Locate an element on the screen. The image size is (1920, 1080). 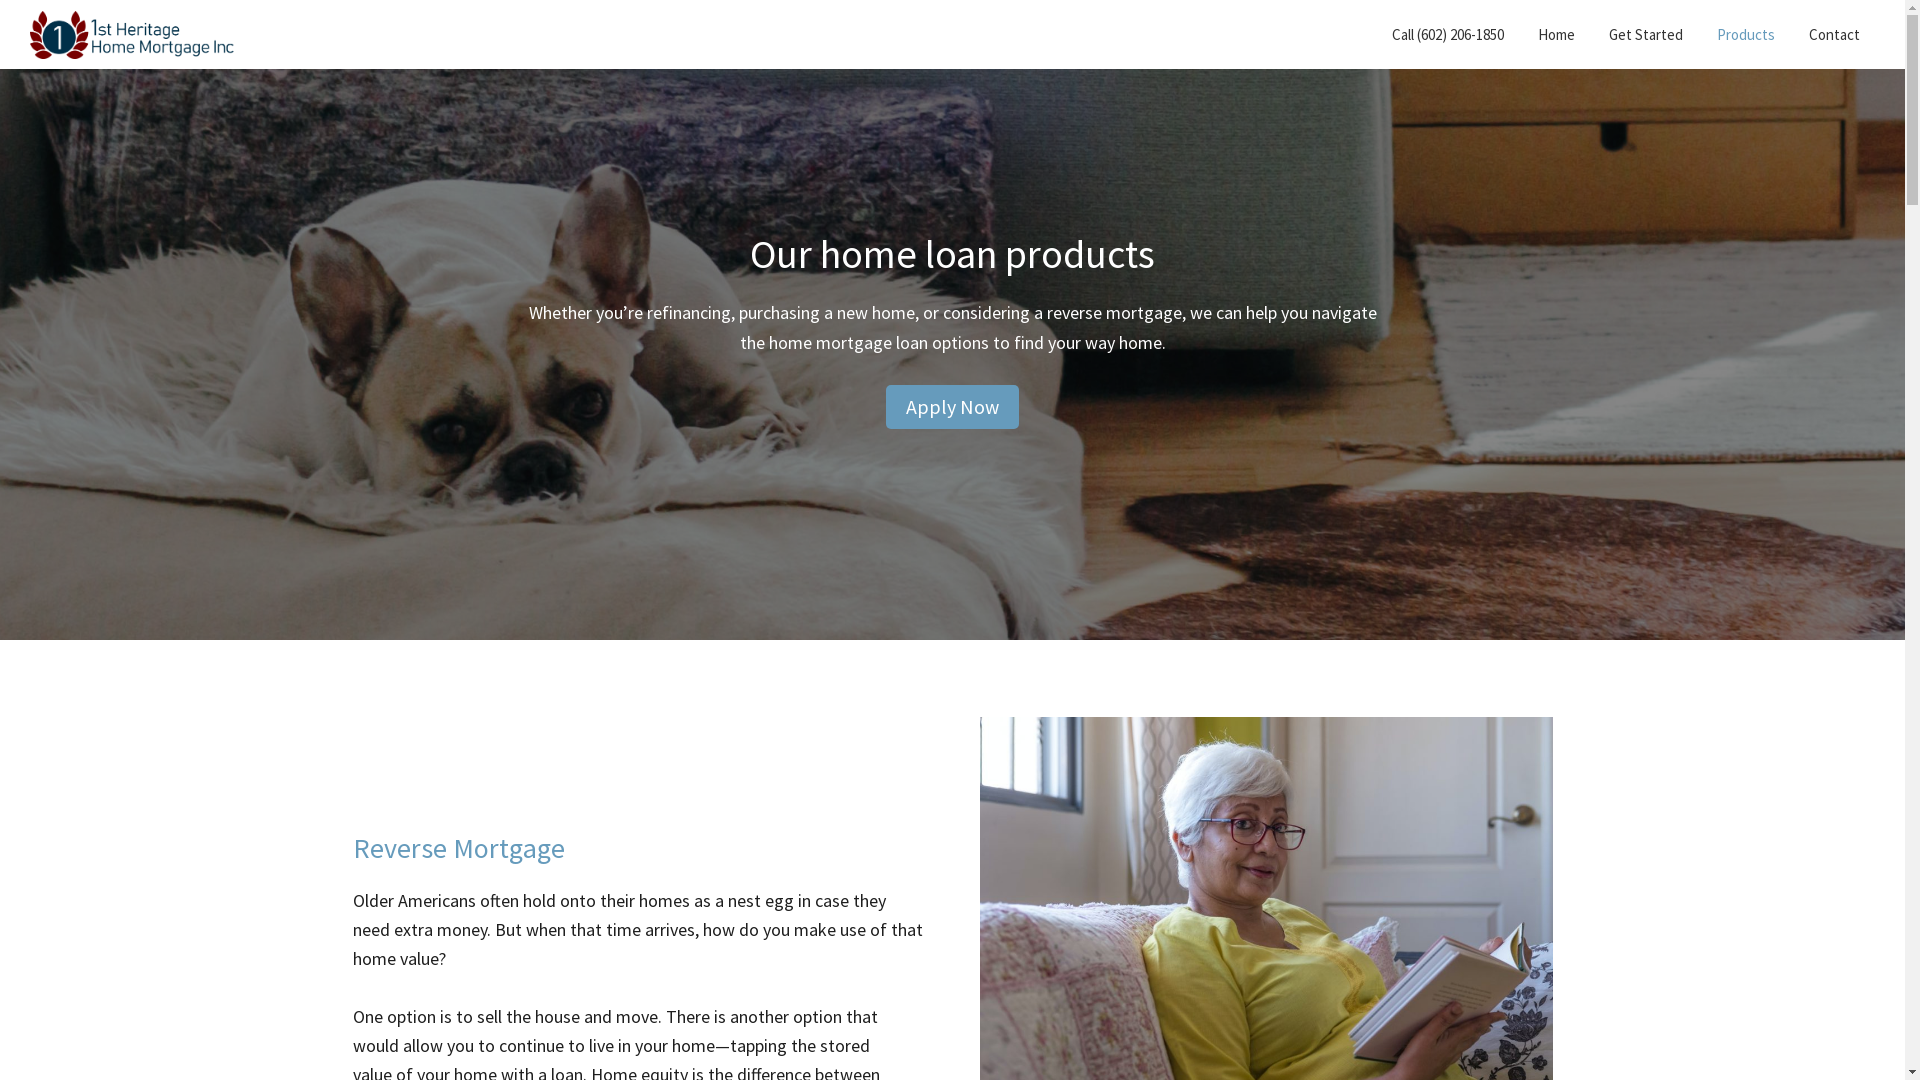
'Get Started' is located at coordinates (1646, 34).